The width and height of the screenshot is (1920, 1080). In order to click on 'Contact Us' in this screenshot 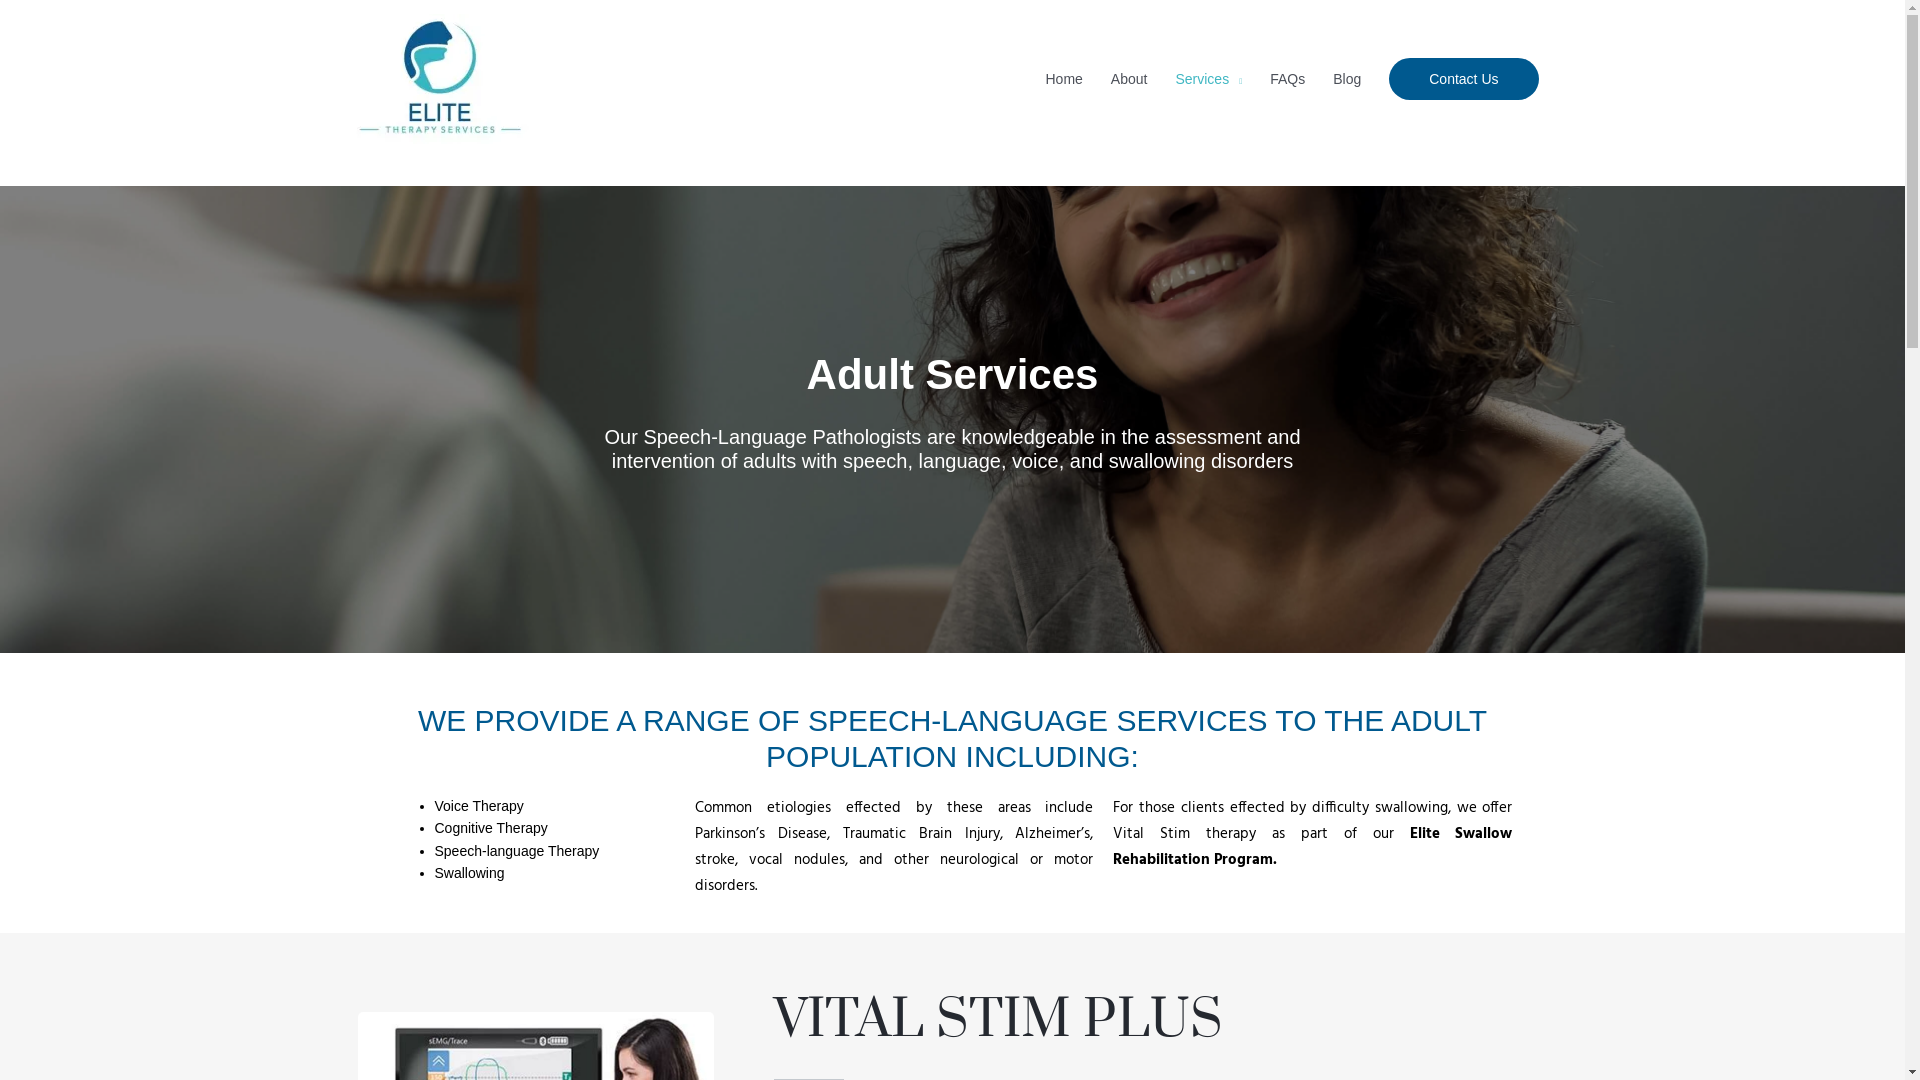, I will do `click(1463, 77)`.